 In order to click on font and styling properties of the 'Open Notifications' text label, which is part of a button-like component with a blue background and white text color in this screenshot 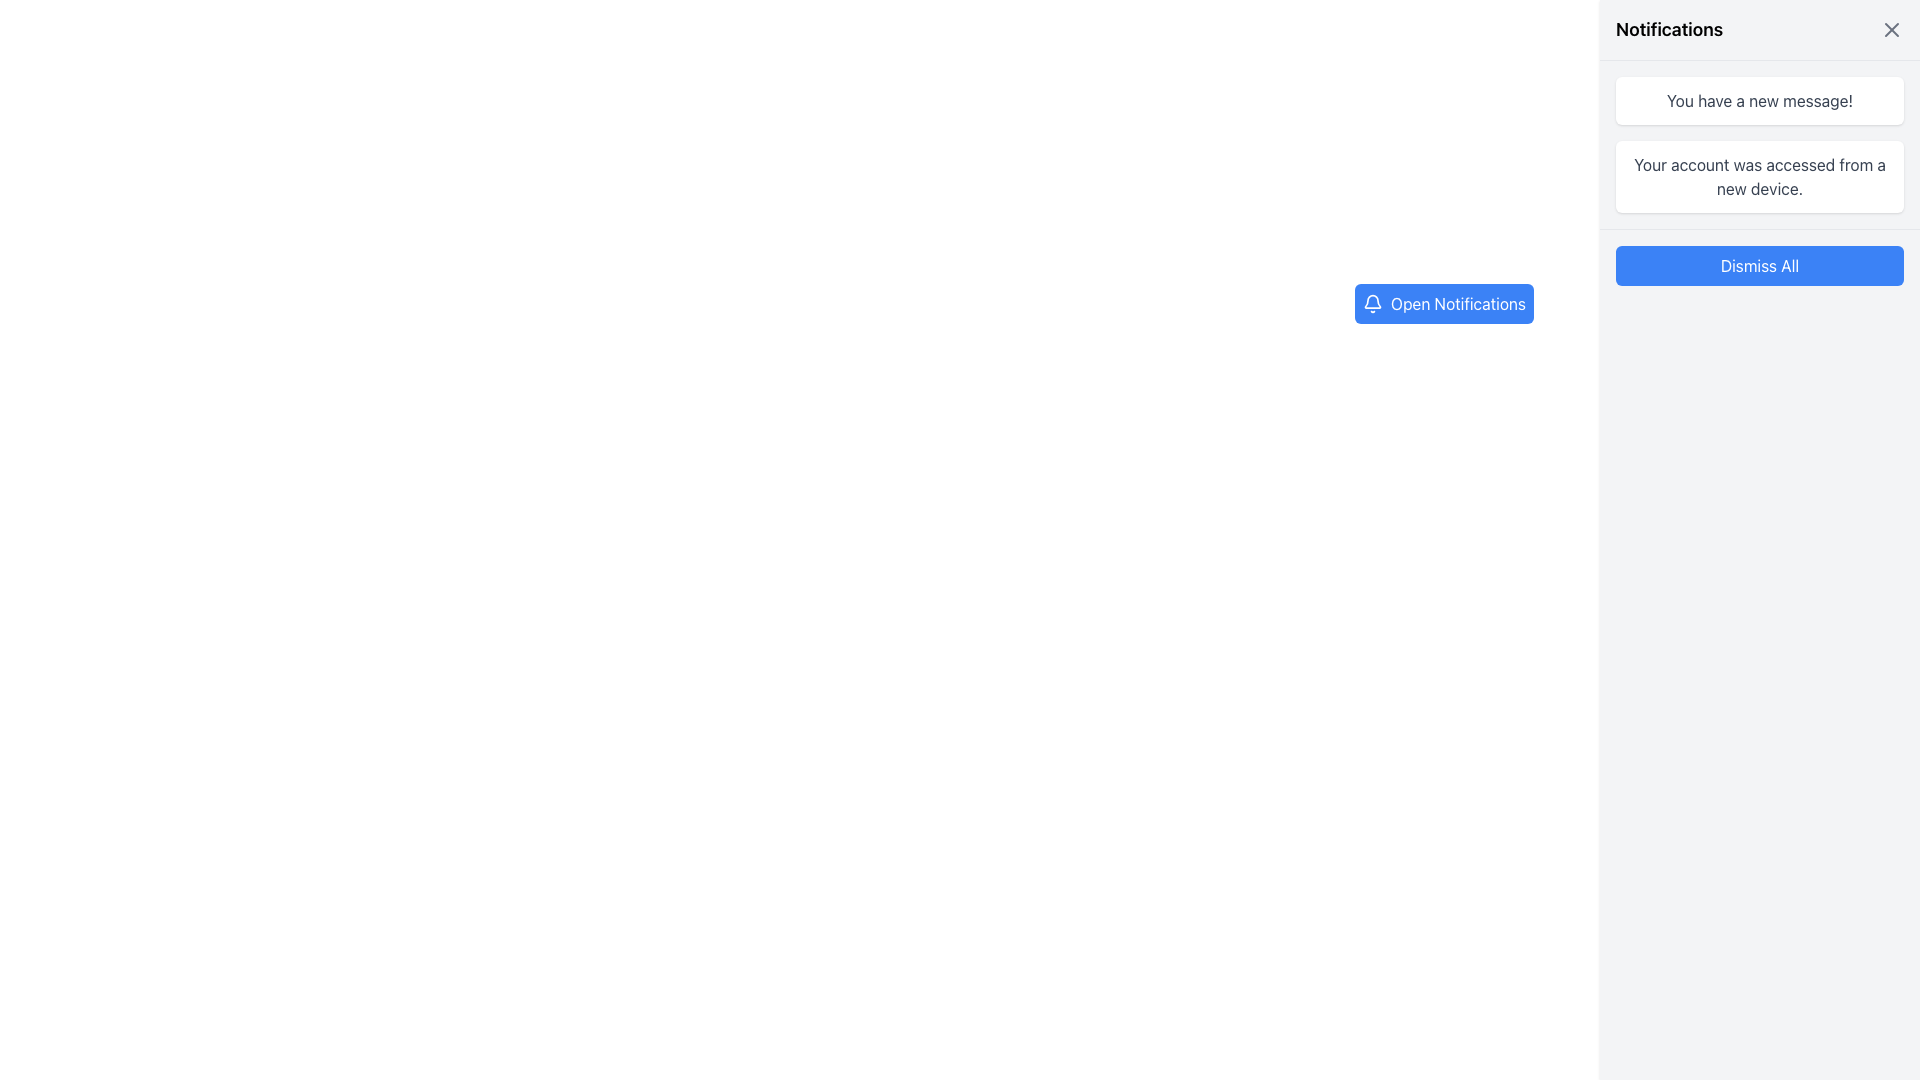, I will do `click(1458, 304)`.